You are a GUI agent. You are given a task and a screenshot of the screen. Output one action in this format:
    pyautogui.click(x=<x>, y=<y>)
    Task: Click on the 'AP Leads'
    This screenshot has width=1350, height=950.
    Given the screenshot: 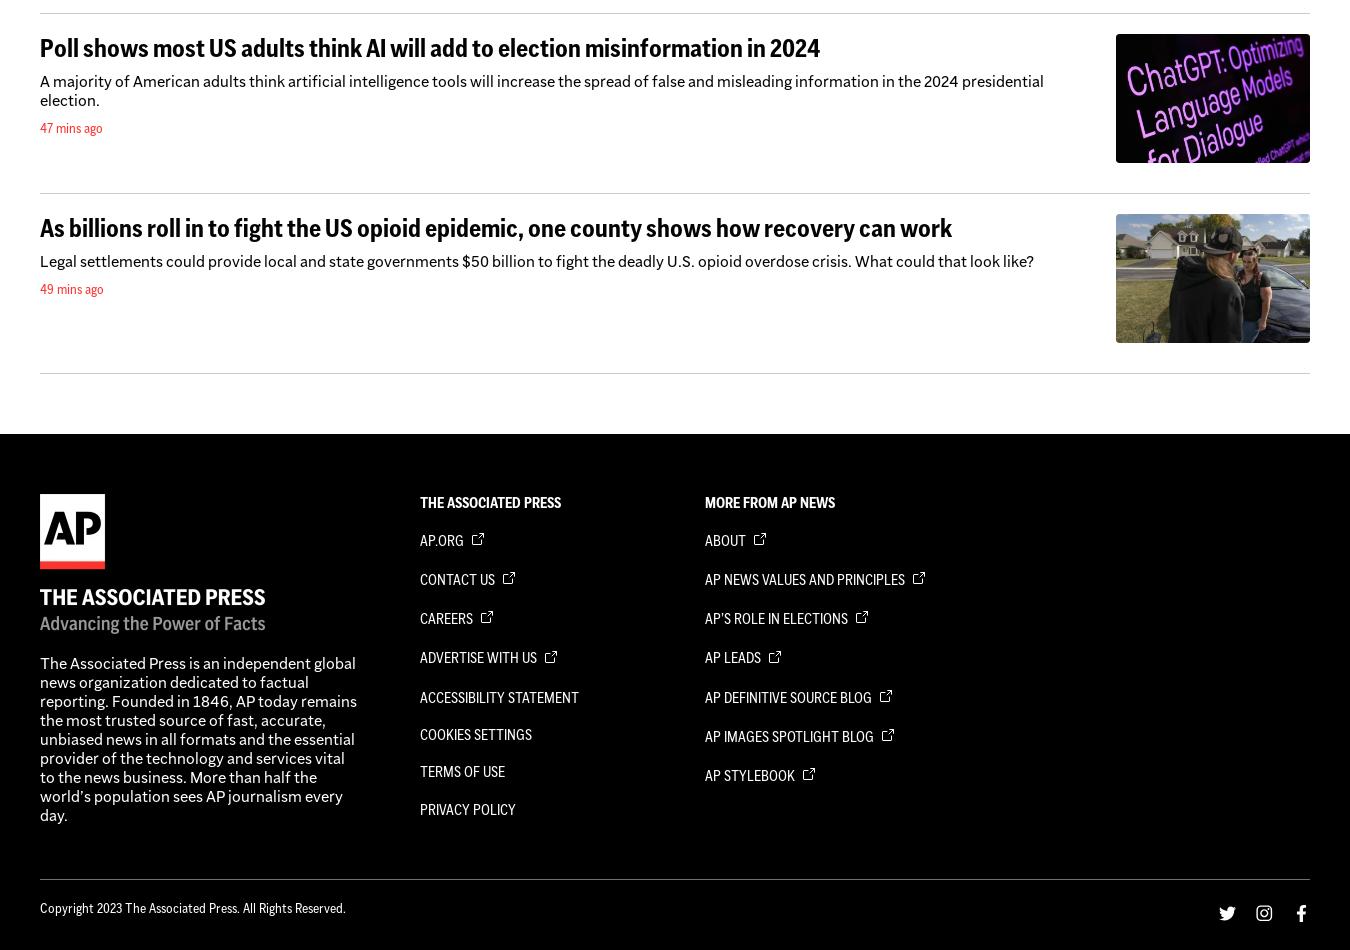 What is the action you would take?
    pyautogui.click(x=703, y=657)
    